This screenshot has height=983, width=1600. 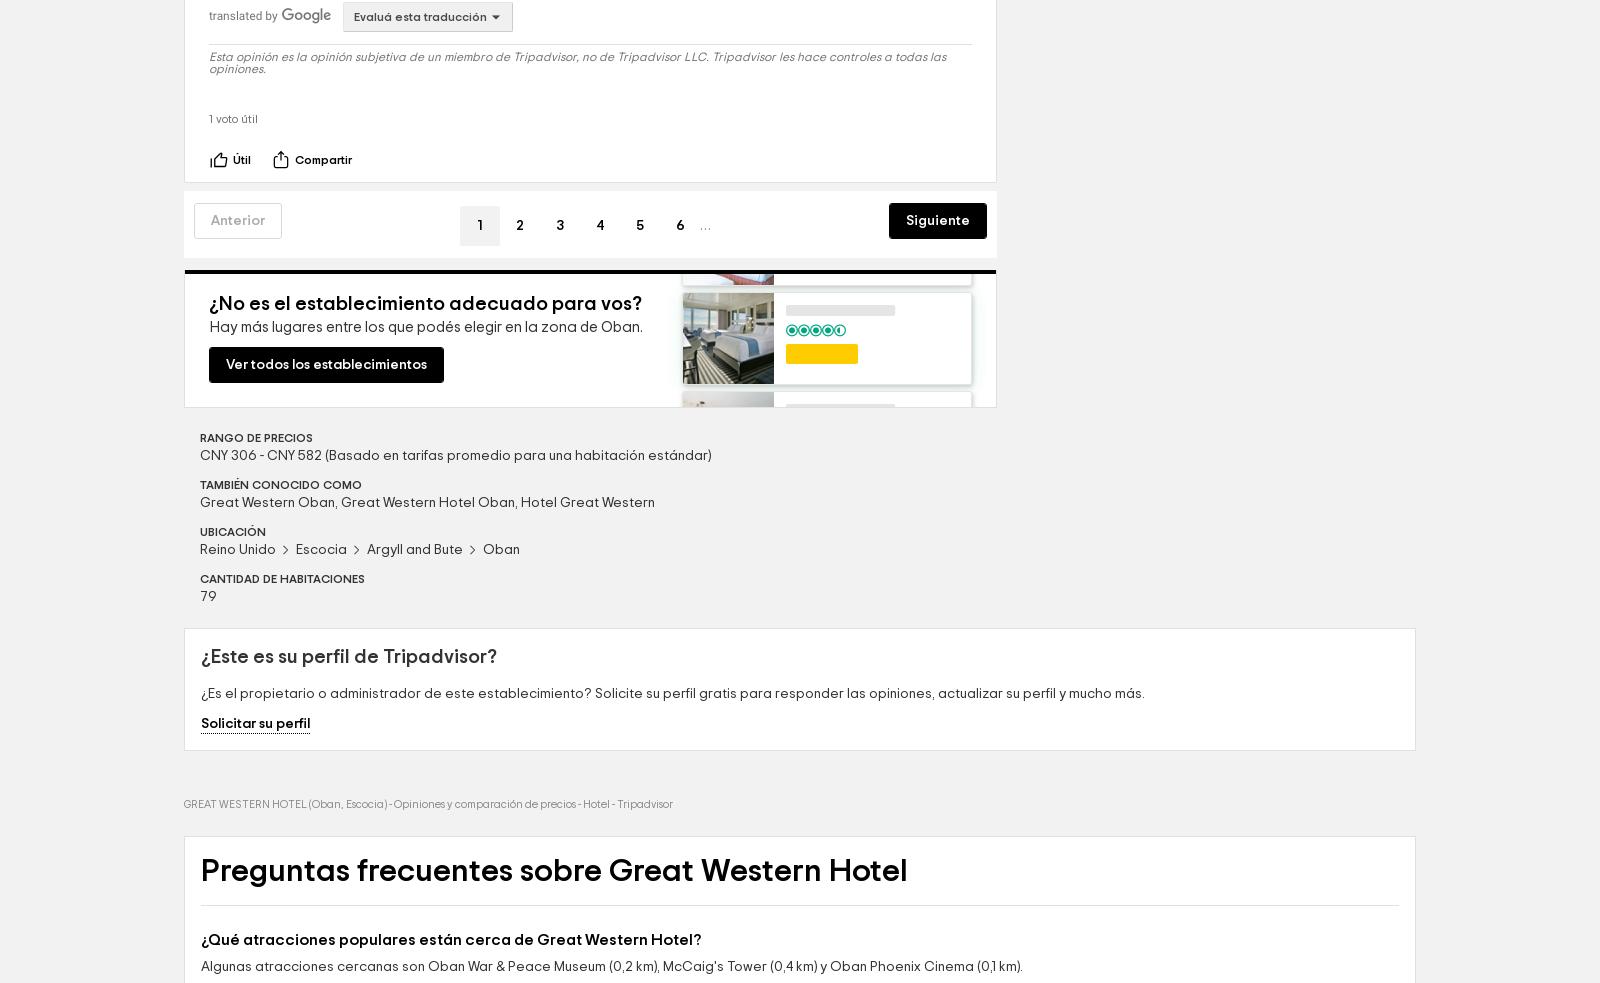 I want to click on 'Escocia', so click(x=321, y=687).